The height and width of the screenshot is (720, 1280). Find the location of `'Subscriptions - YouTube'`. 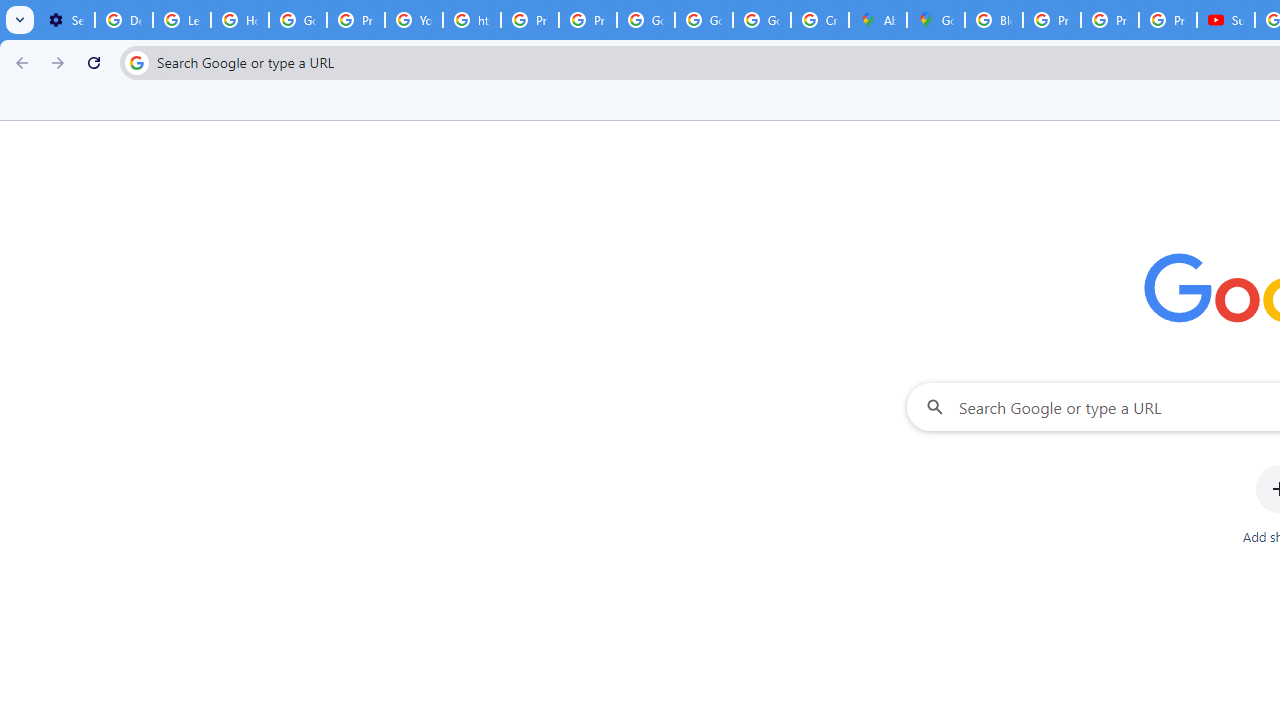

'Subscriptions - YouTube' is located at coordinates (1225, 20).